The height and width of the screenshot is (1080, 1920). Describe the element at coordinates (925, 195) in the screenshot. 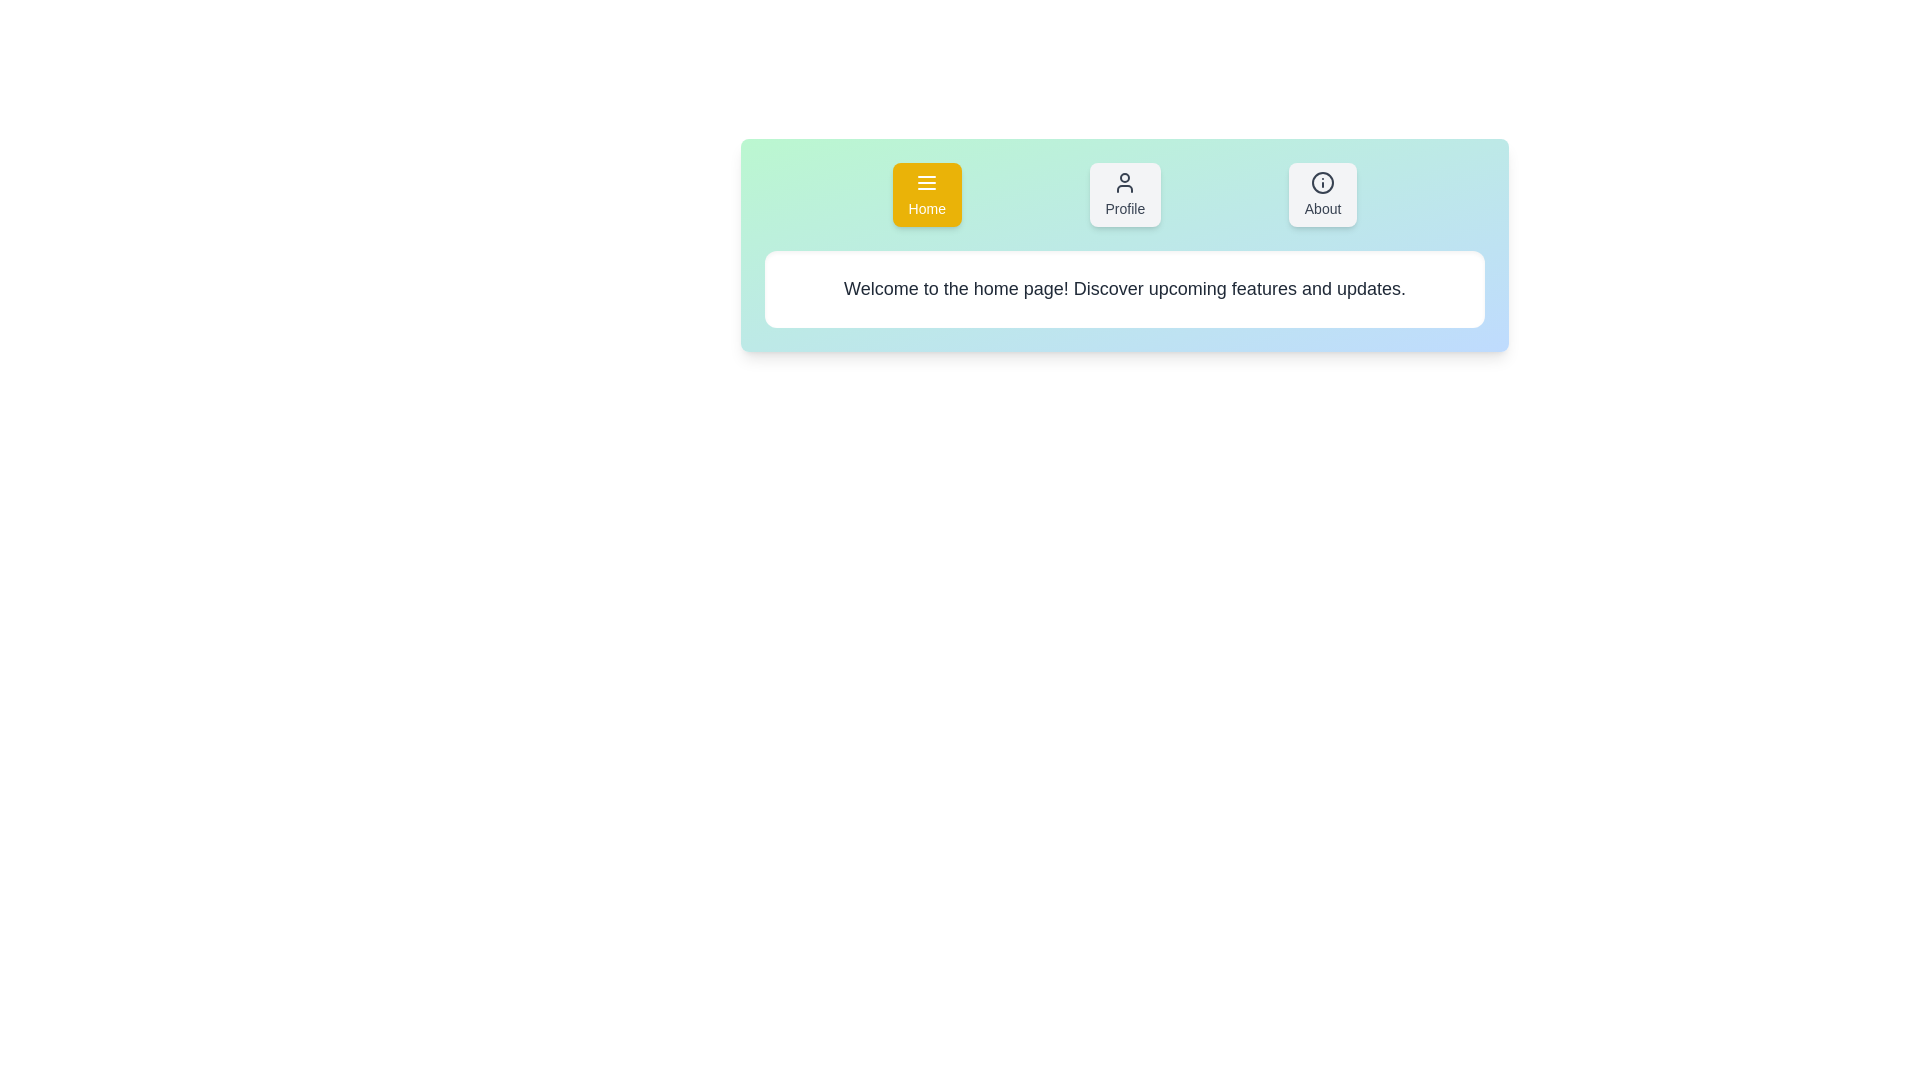

I see `the Home tab by clicking its corresponding button` at that location.